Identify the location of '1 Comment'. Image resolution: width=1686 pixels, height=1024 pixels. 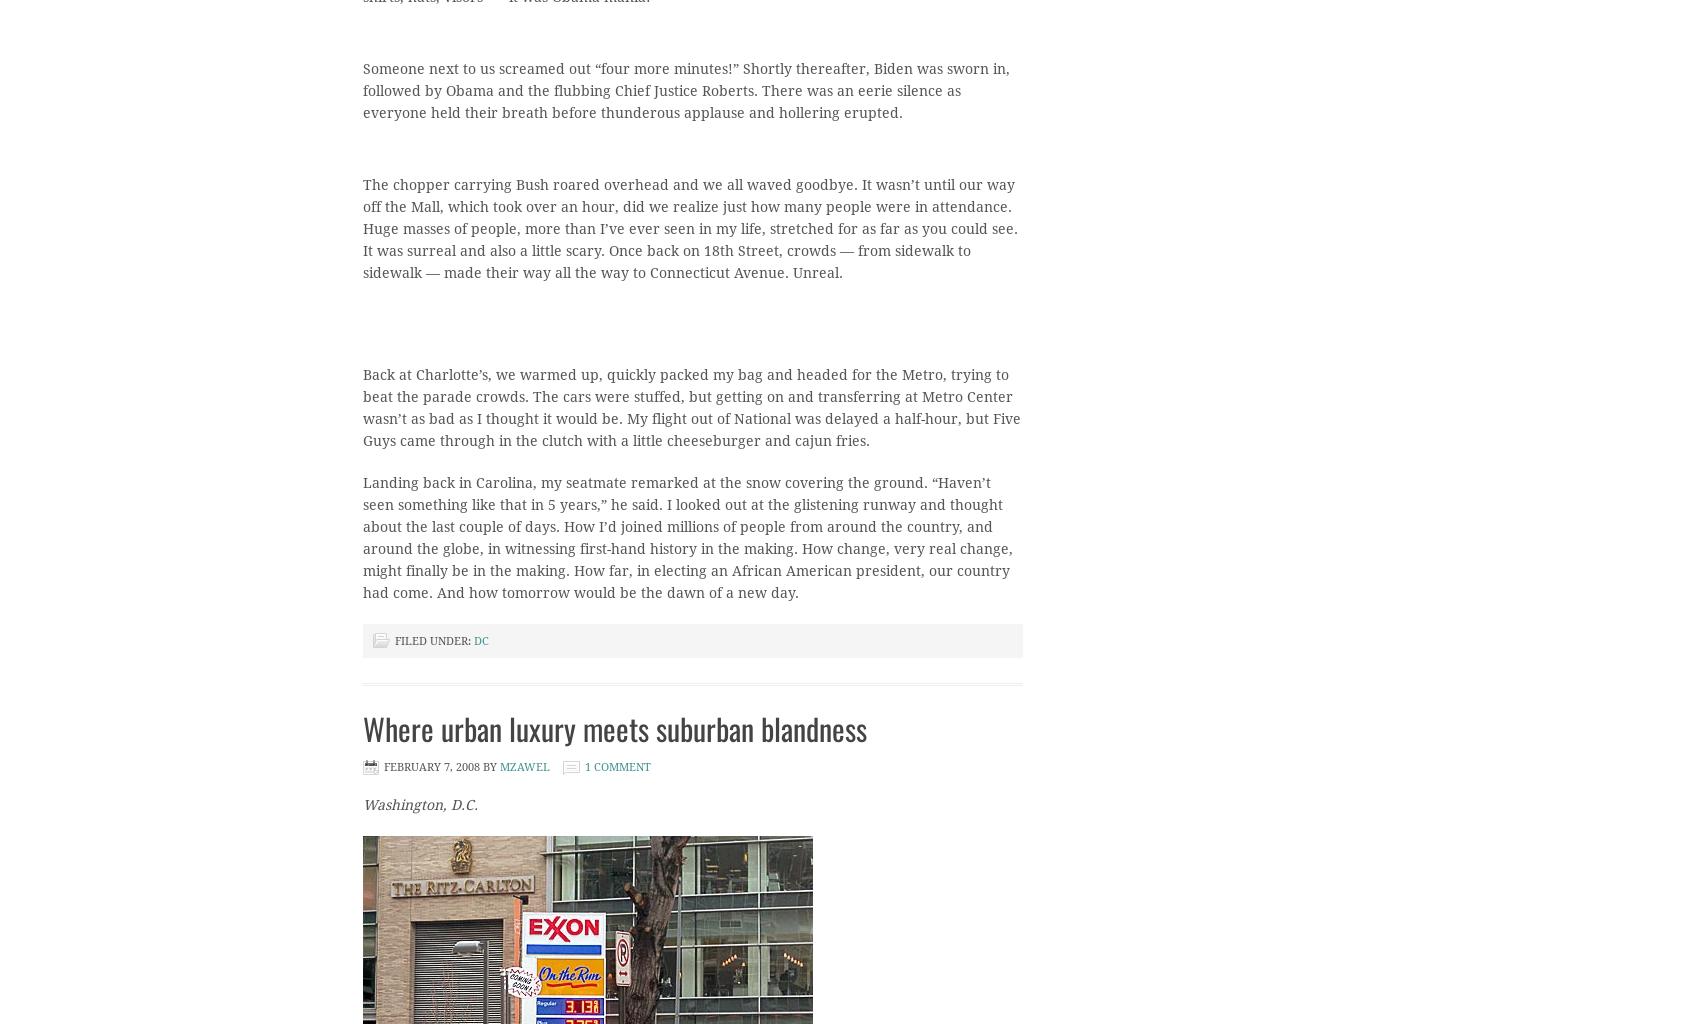
(616, 766).